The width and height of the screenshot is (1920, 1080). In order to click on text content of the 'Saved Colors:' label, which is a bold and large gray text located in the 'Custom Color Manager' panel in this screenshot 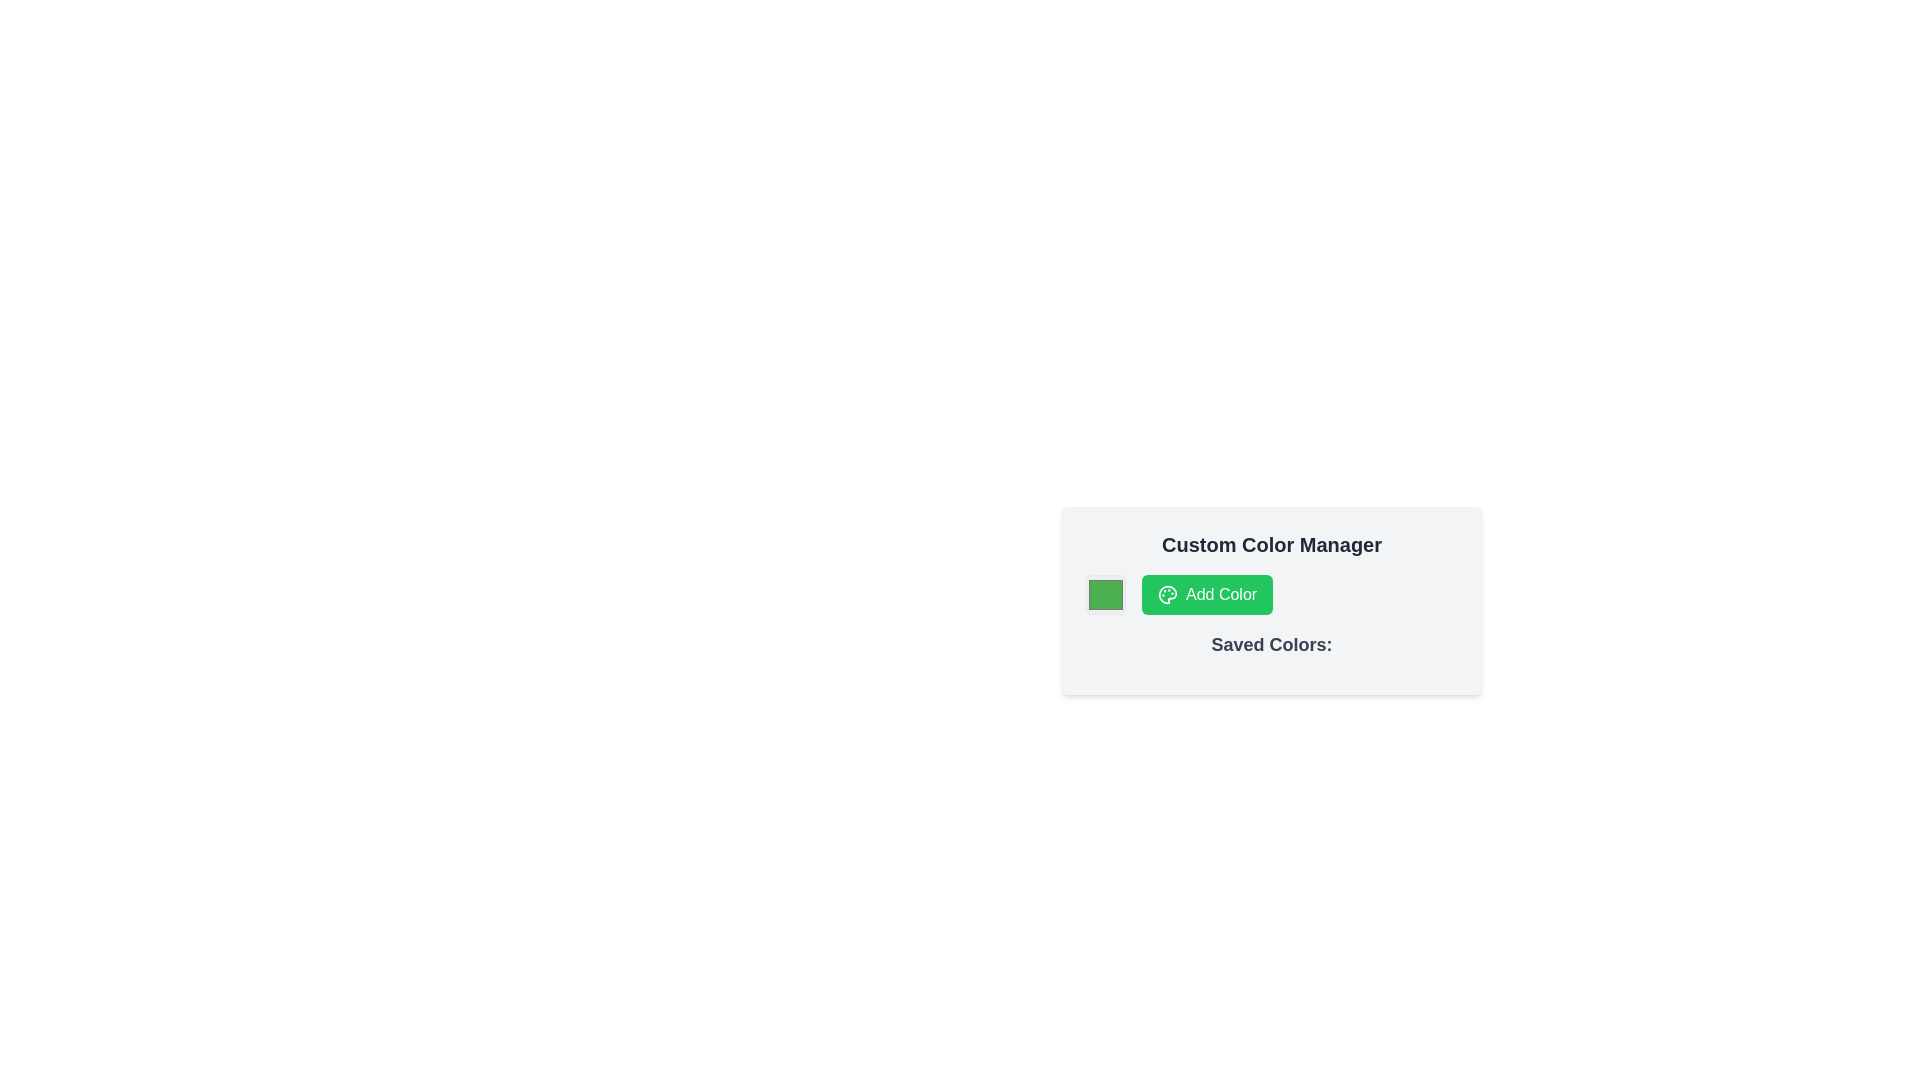, I will do `click(1271, 651)`.